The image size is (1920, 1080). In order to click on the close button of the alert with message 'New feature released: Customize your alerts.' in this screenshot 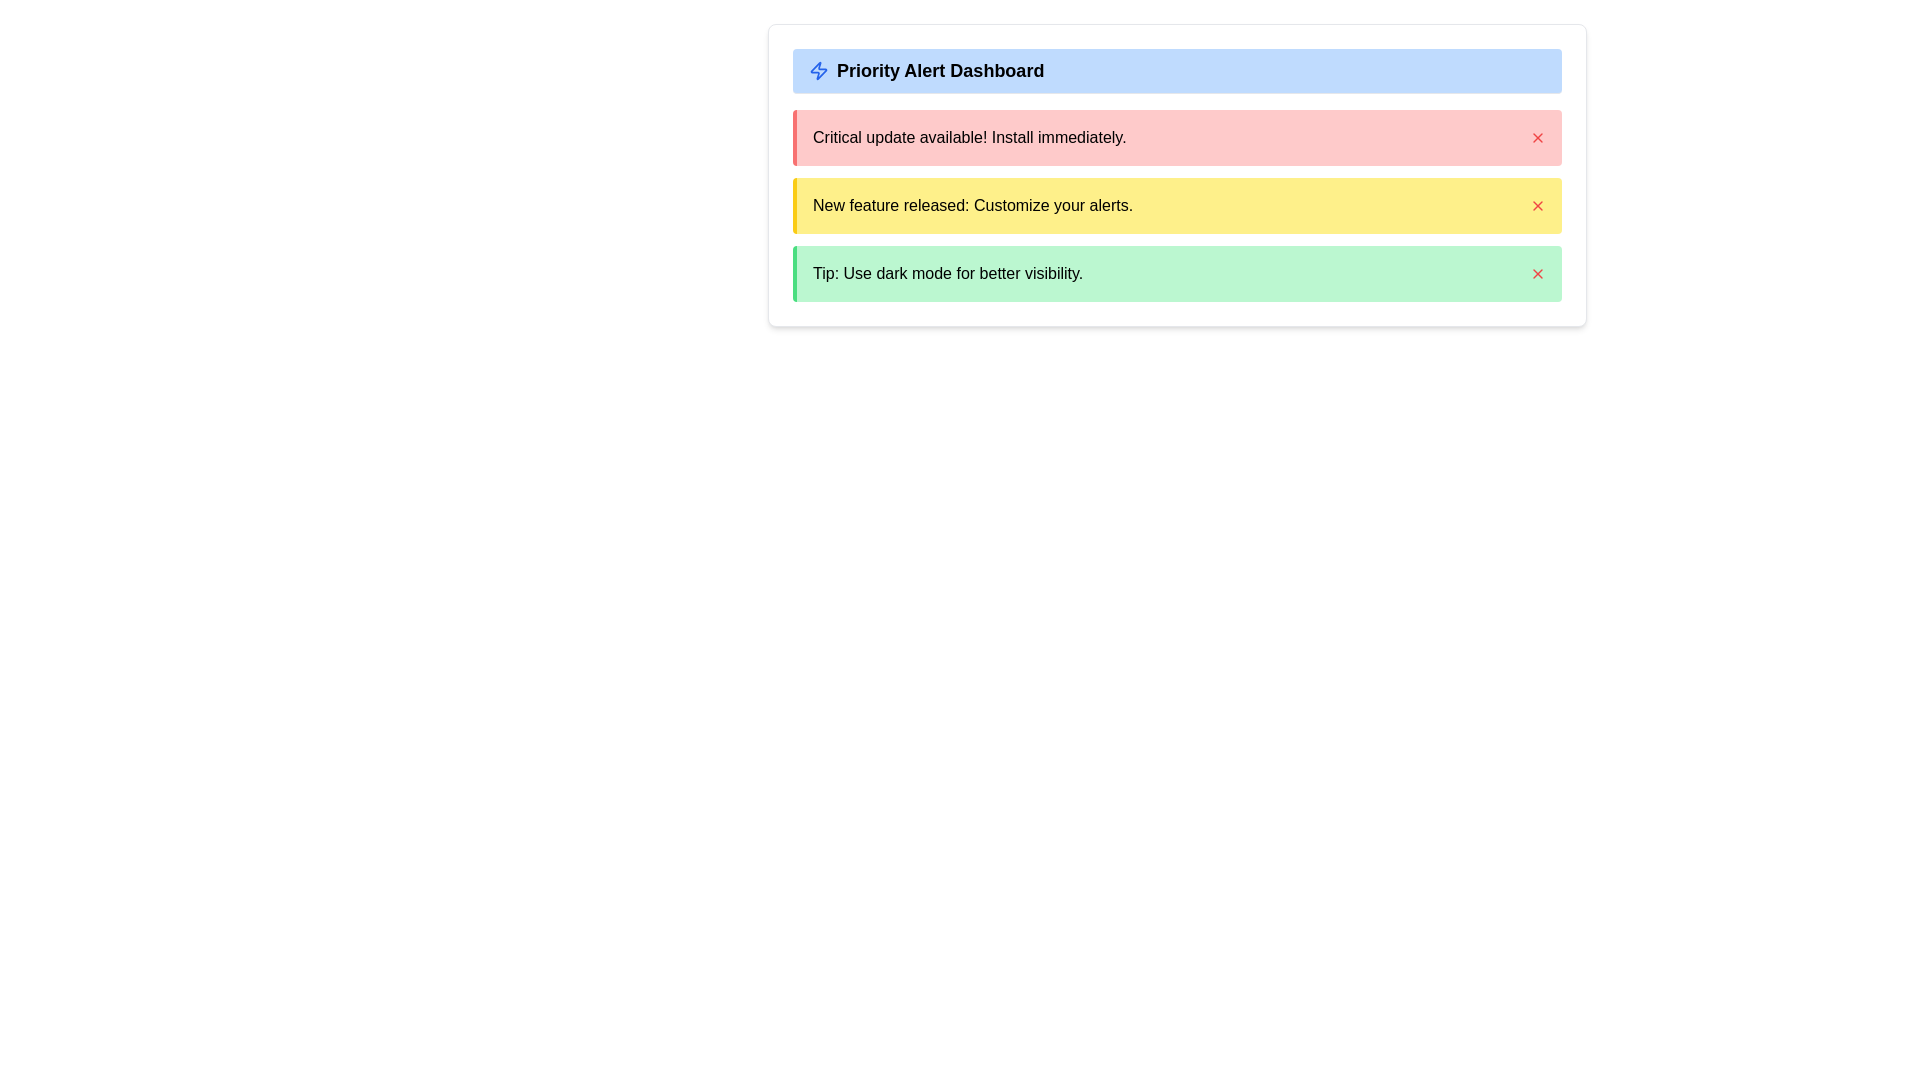, I will do `click(1536, 205)`.